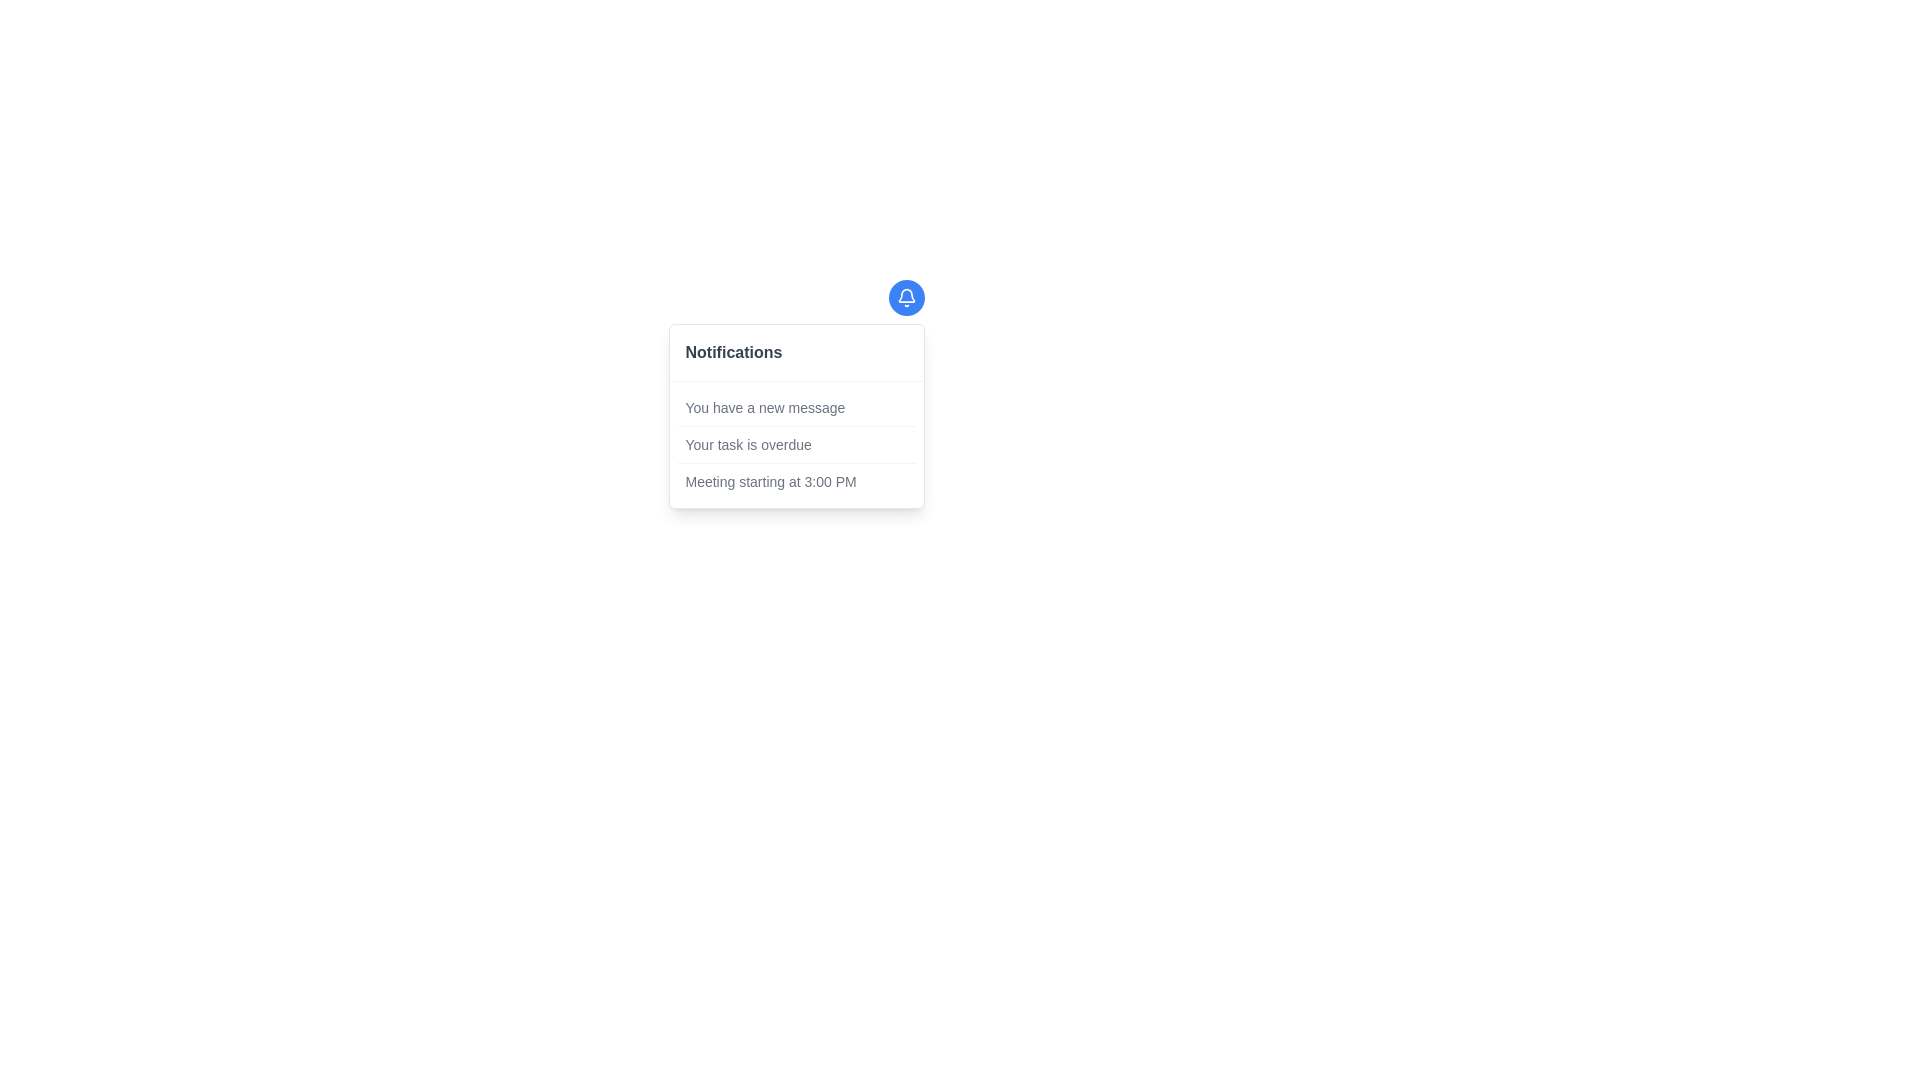 The image size is (1920, 1080). Describe the element at coordinates (795, 443) in the screenshot. I see `the static text notification that reads 'Your task is overdue', which is the second notification in the vertical list of notifications` at that location.